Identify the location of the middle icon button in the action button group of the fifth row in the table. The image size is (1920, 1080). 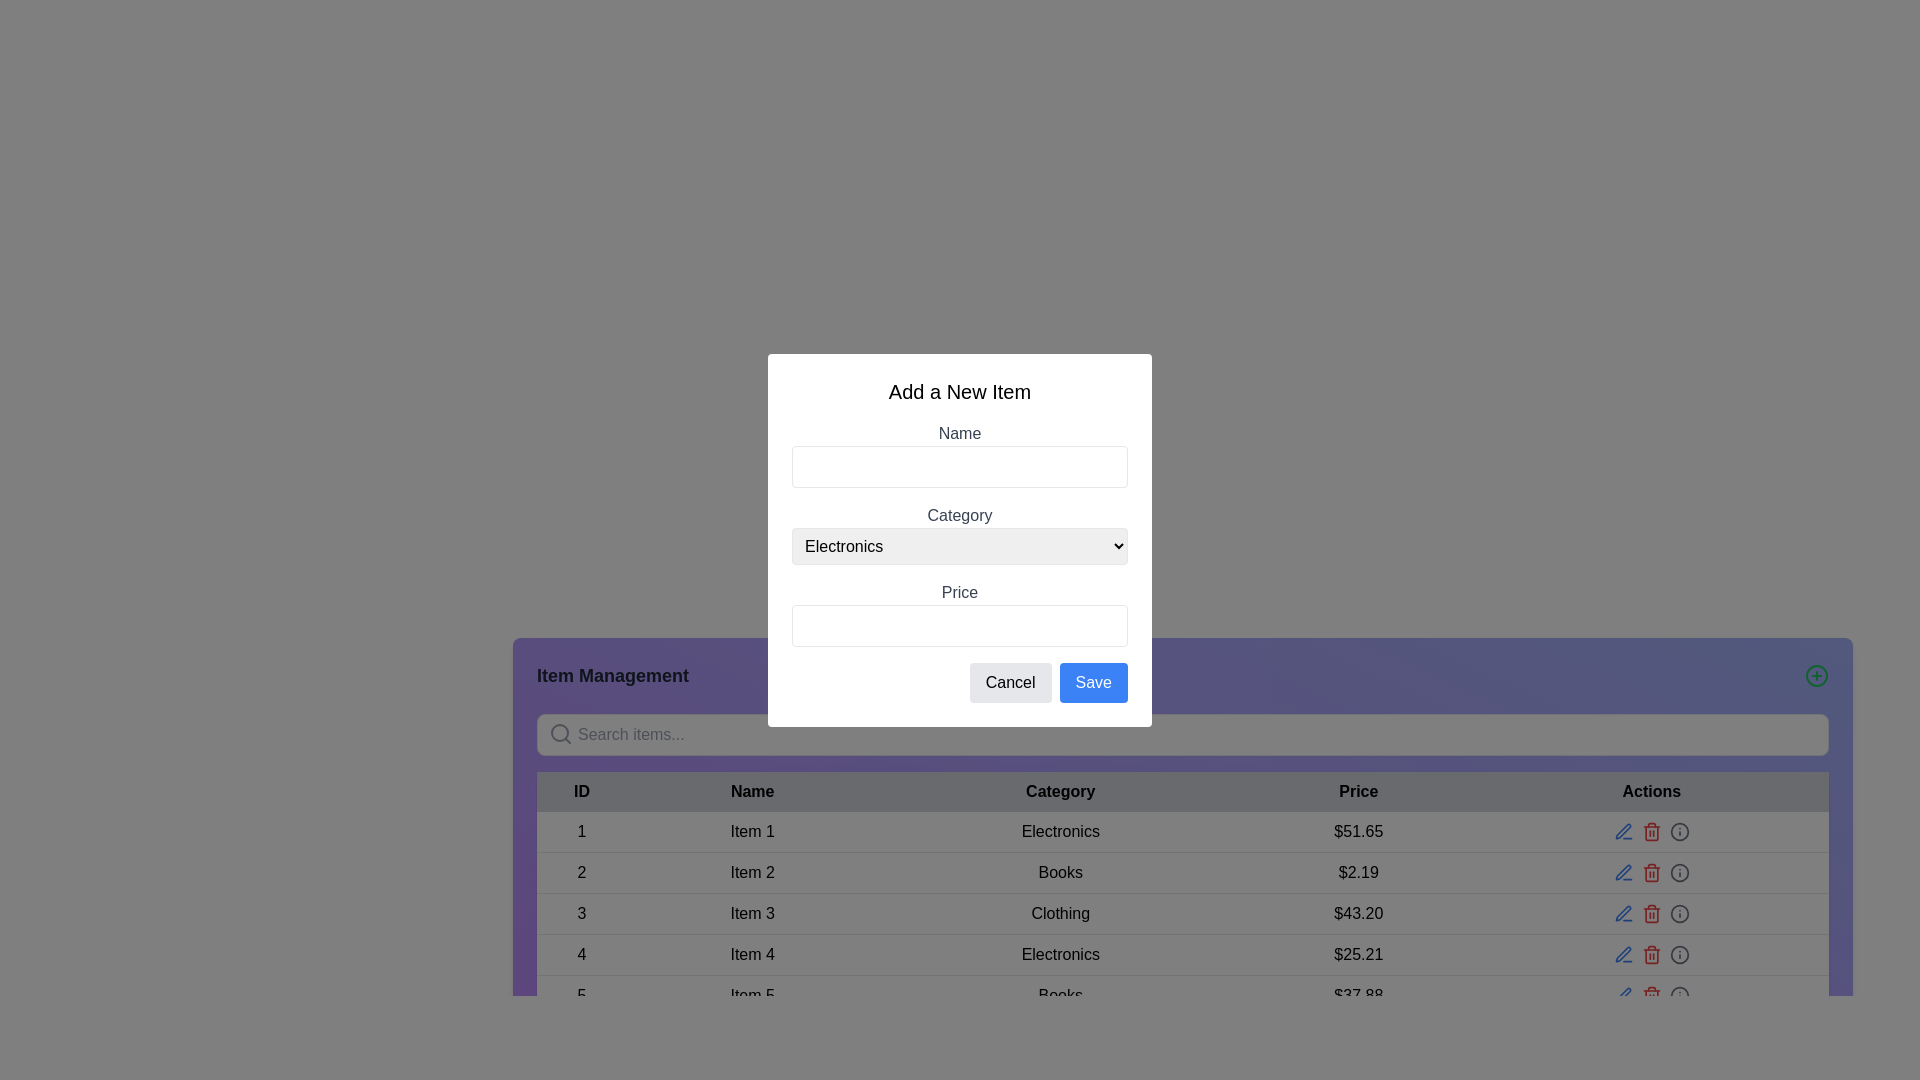
(1651, 995).